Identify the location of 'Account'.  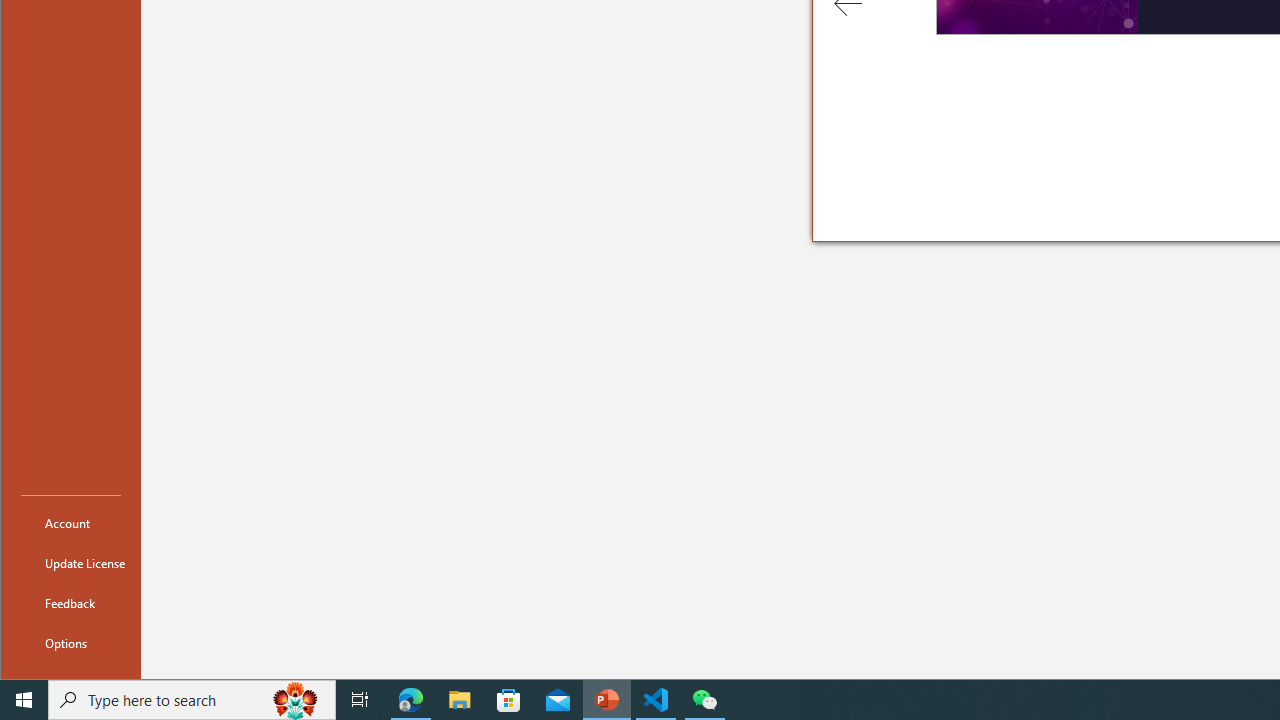
(71, 522).